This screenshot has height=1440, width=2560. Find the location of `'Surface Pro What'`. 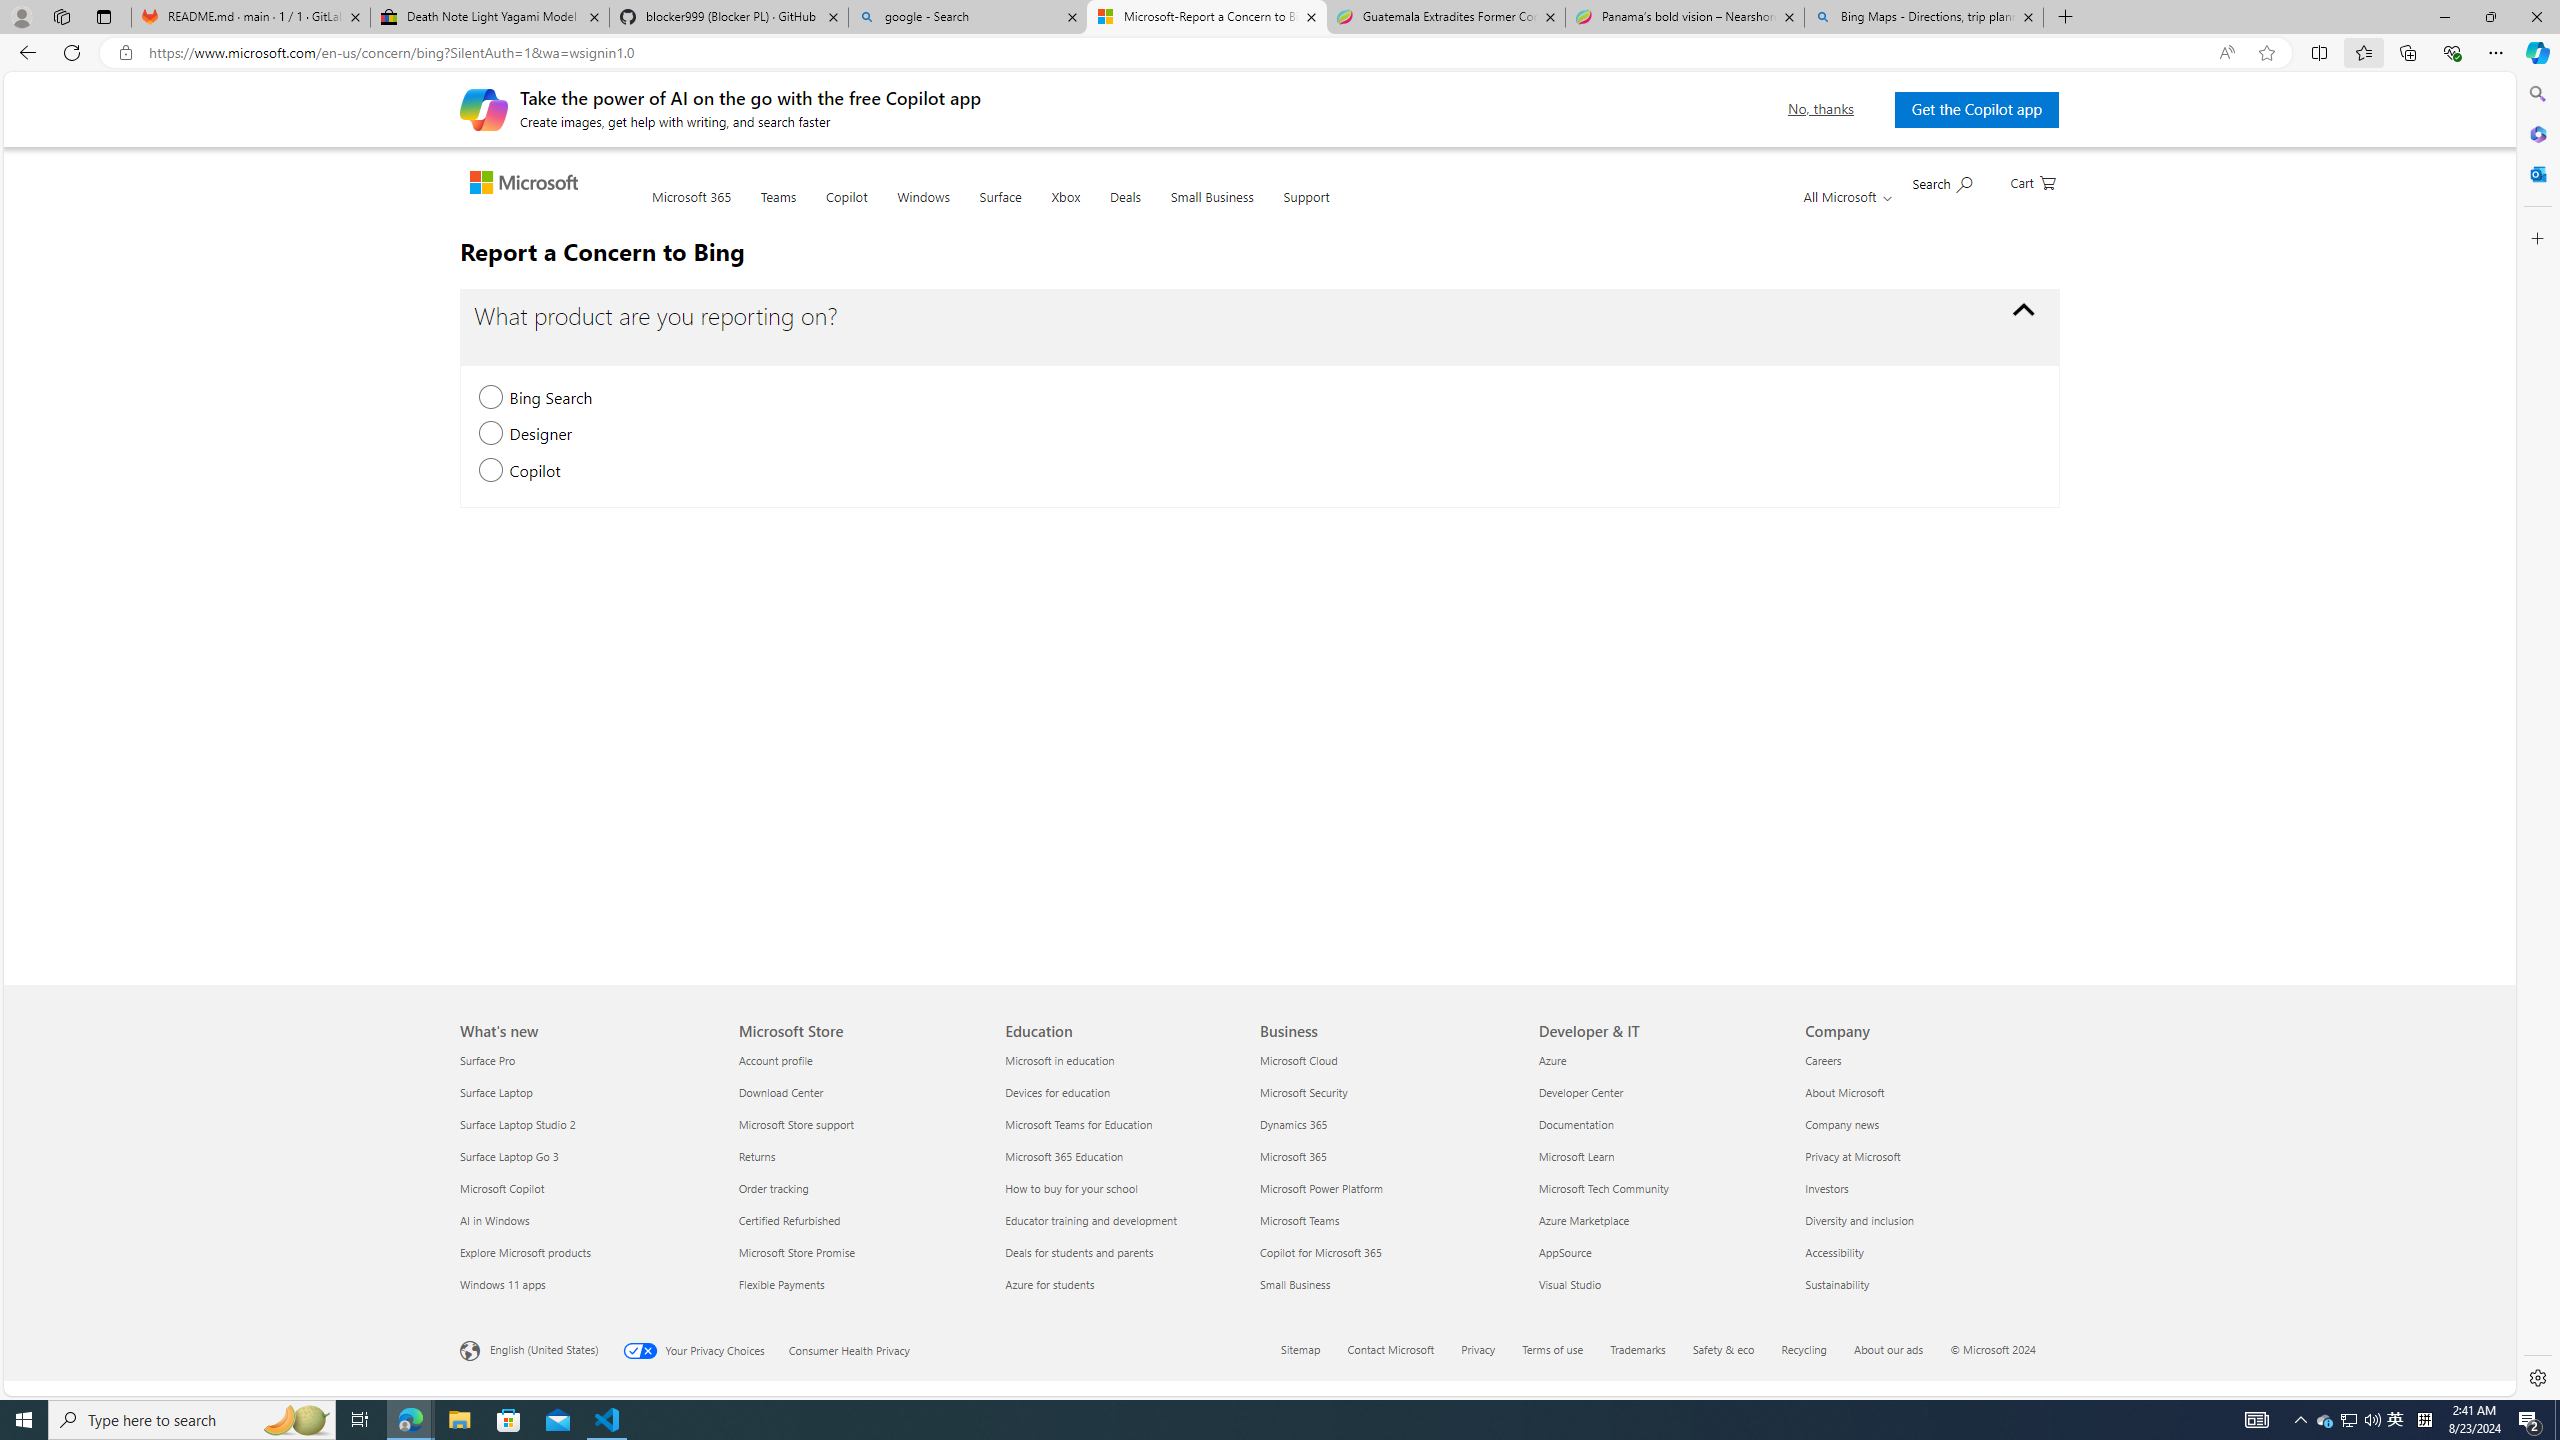

'Surface Pro What' is located at coordinates (488, 1060).